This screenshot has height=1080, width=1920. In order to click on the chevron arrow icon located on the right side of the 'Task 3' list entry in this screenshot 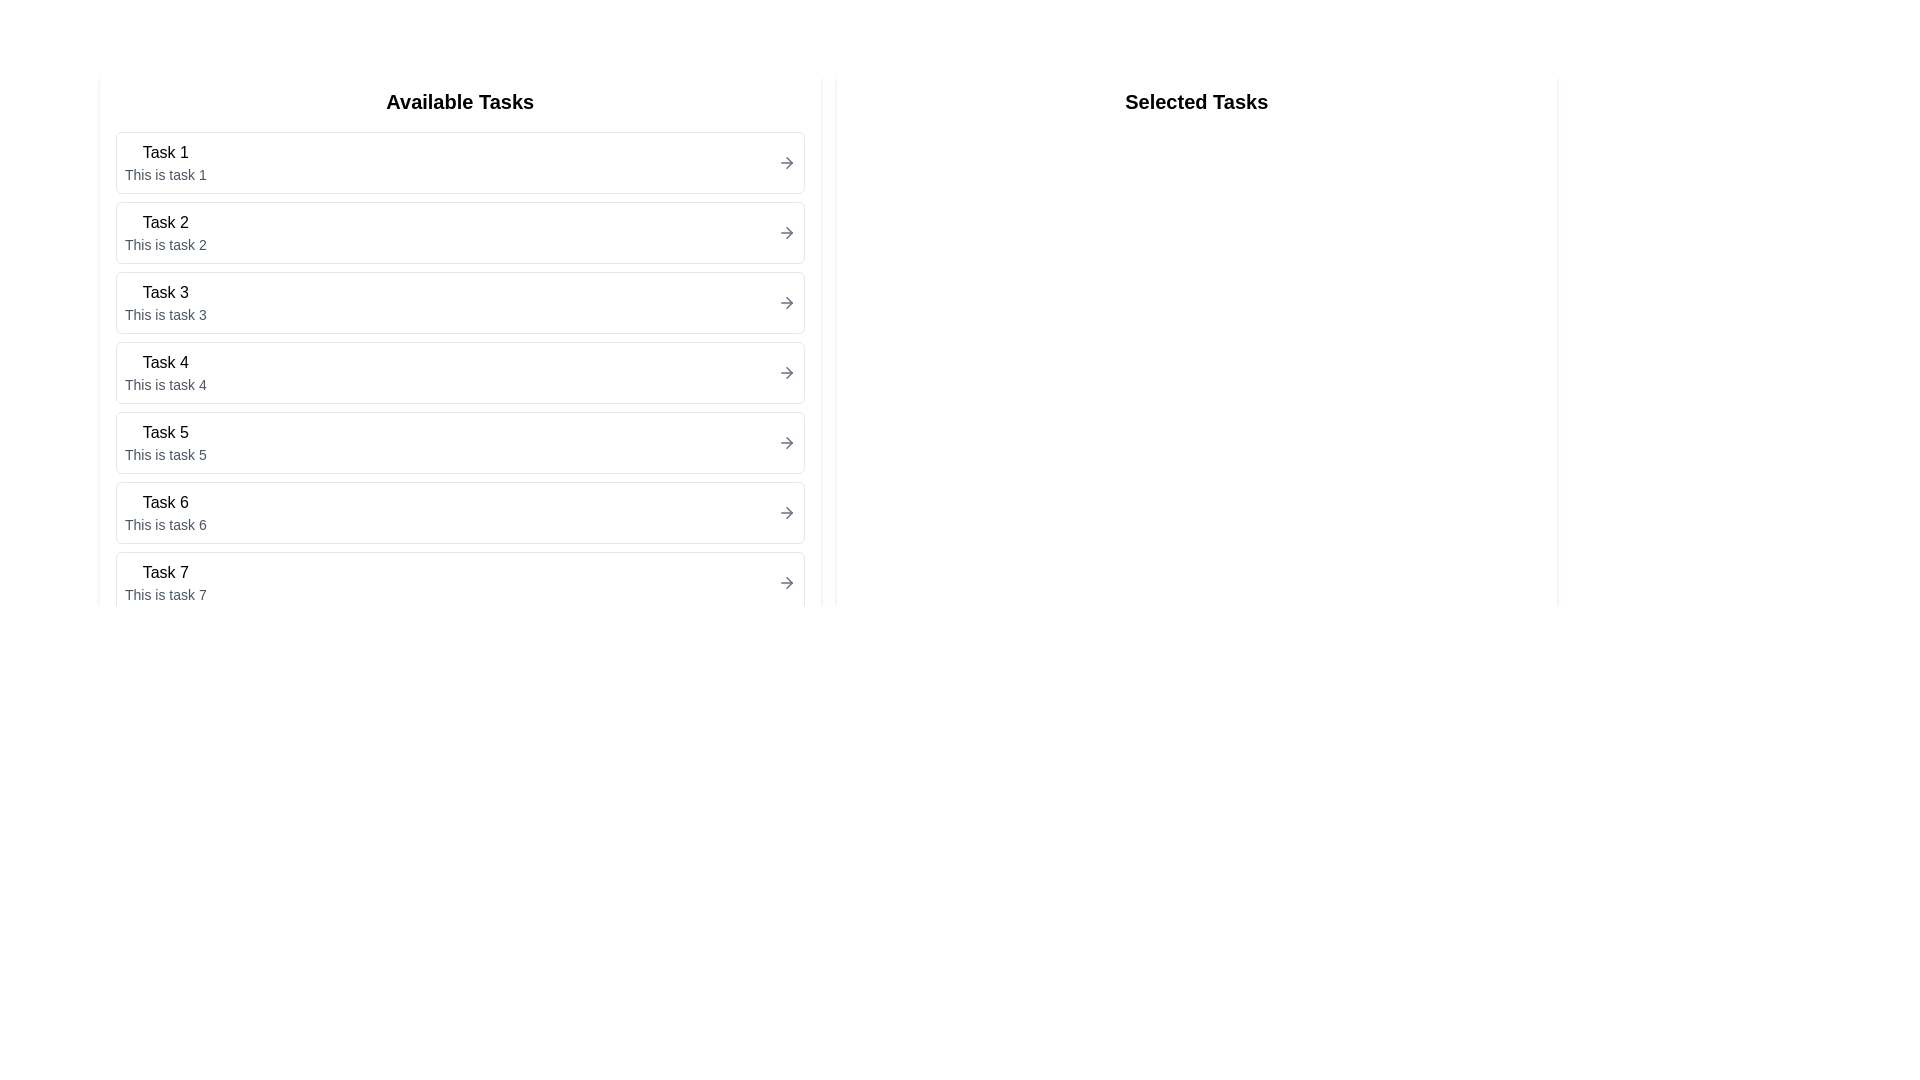, I will do `click(785, 303)`.